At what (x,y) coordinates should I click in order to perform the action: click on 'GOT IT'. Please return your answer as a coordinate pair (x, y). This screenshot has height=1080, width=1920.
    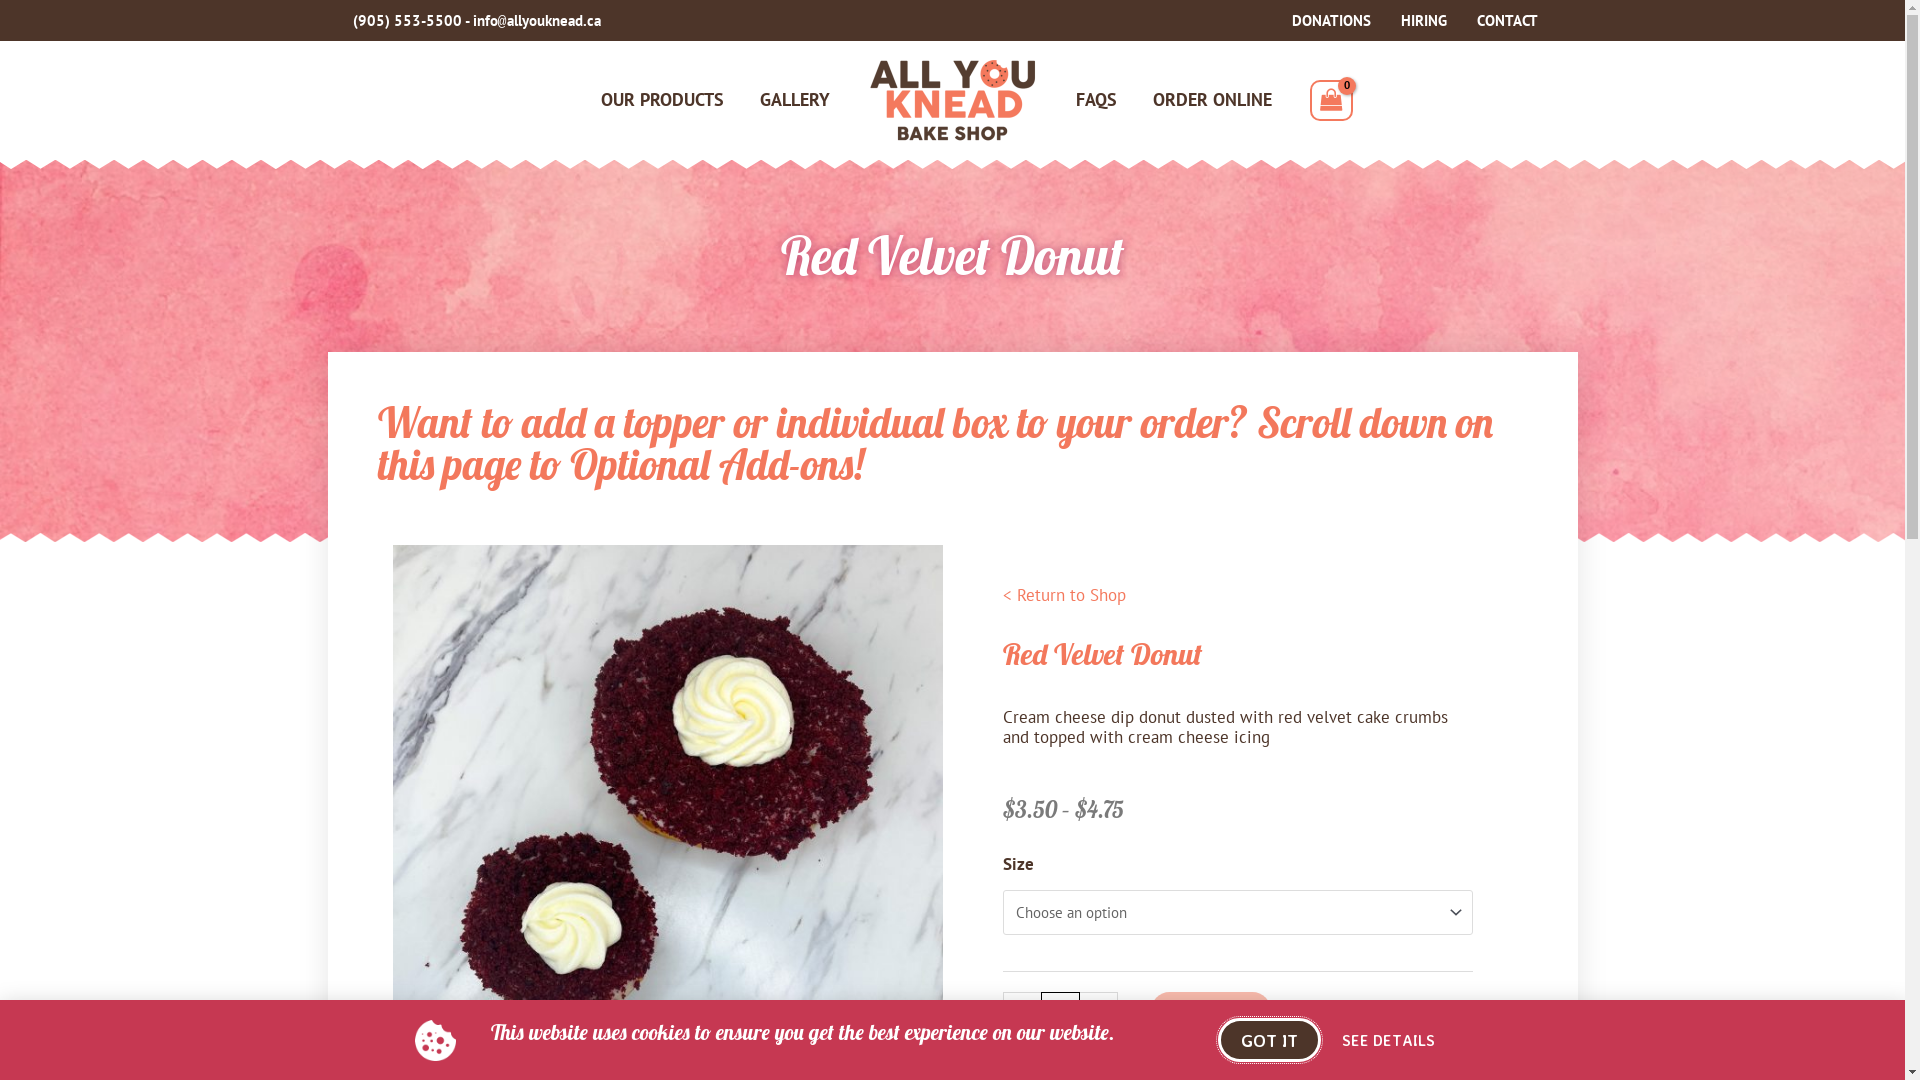
    Looking at the image, I should click on (1268, 1039).